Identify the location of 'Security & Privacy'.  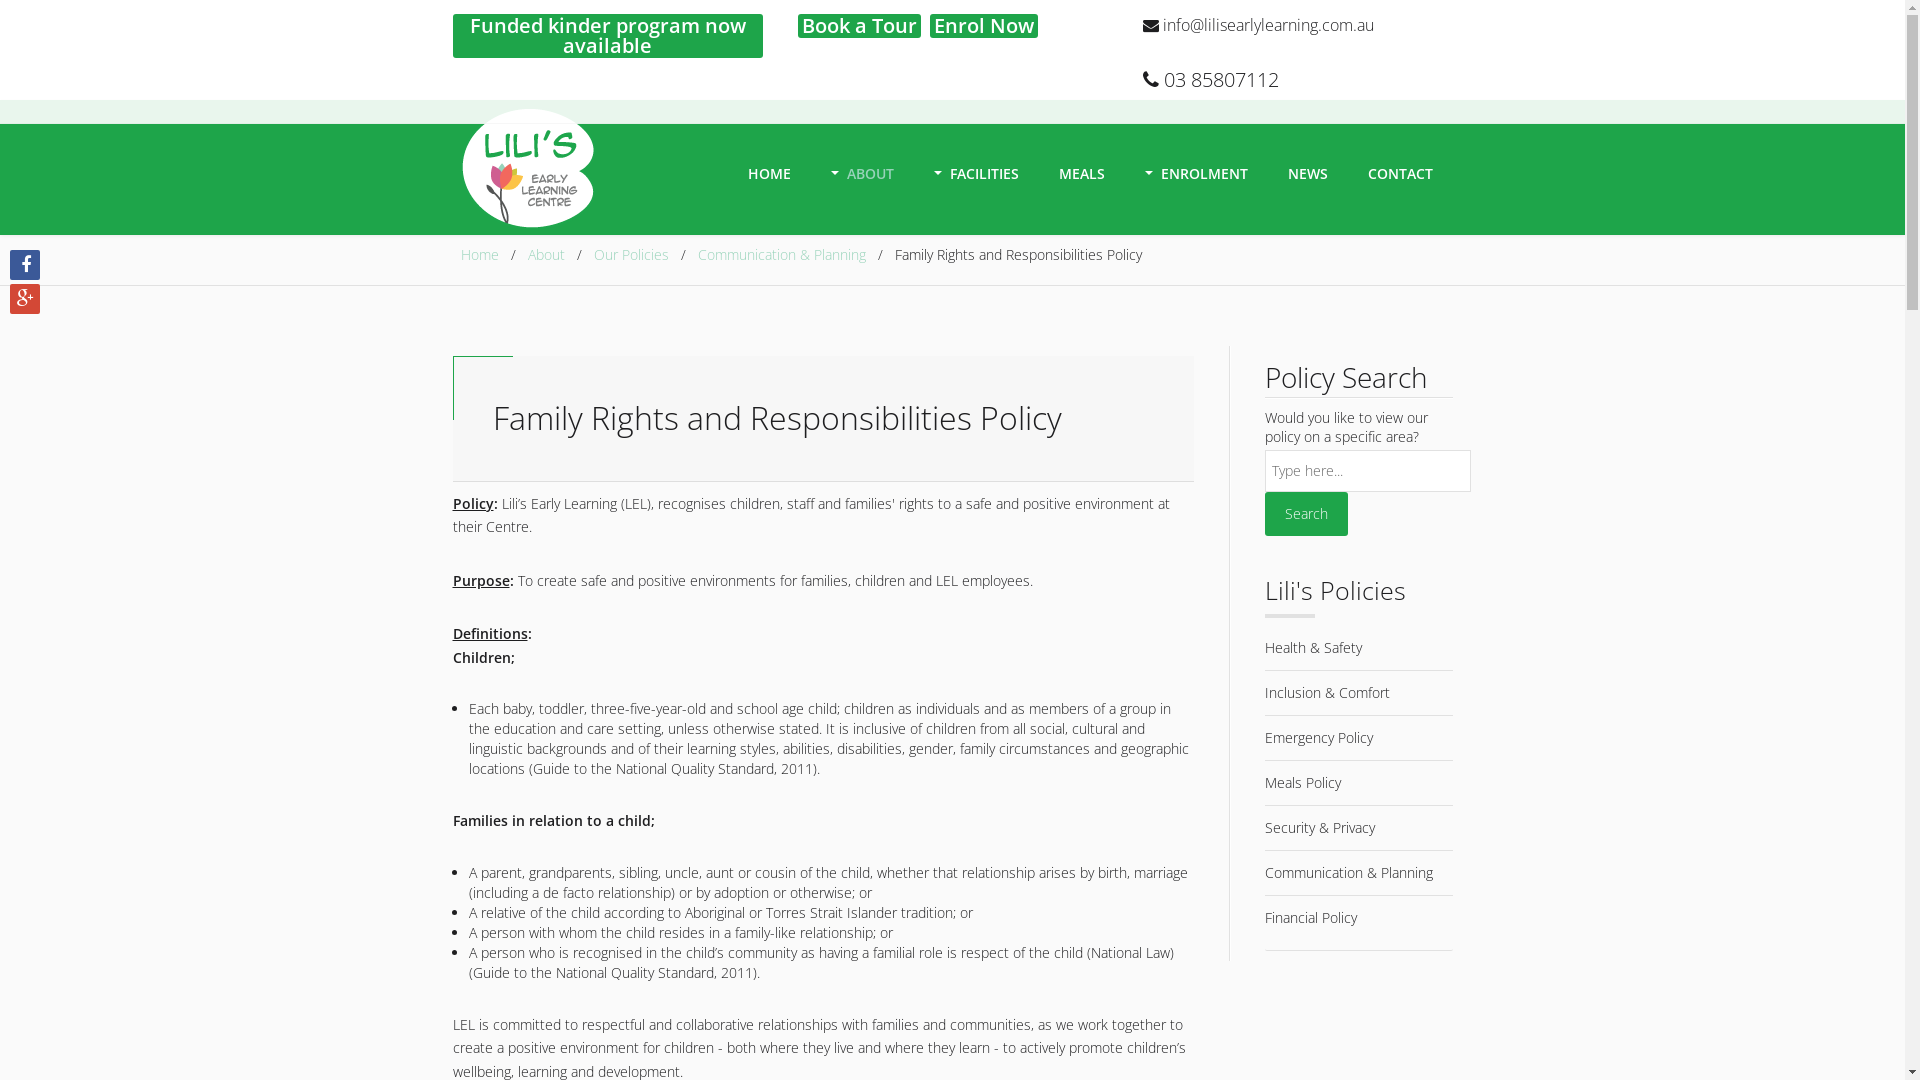
(1264, 827).